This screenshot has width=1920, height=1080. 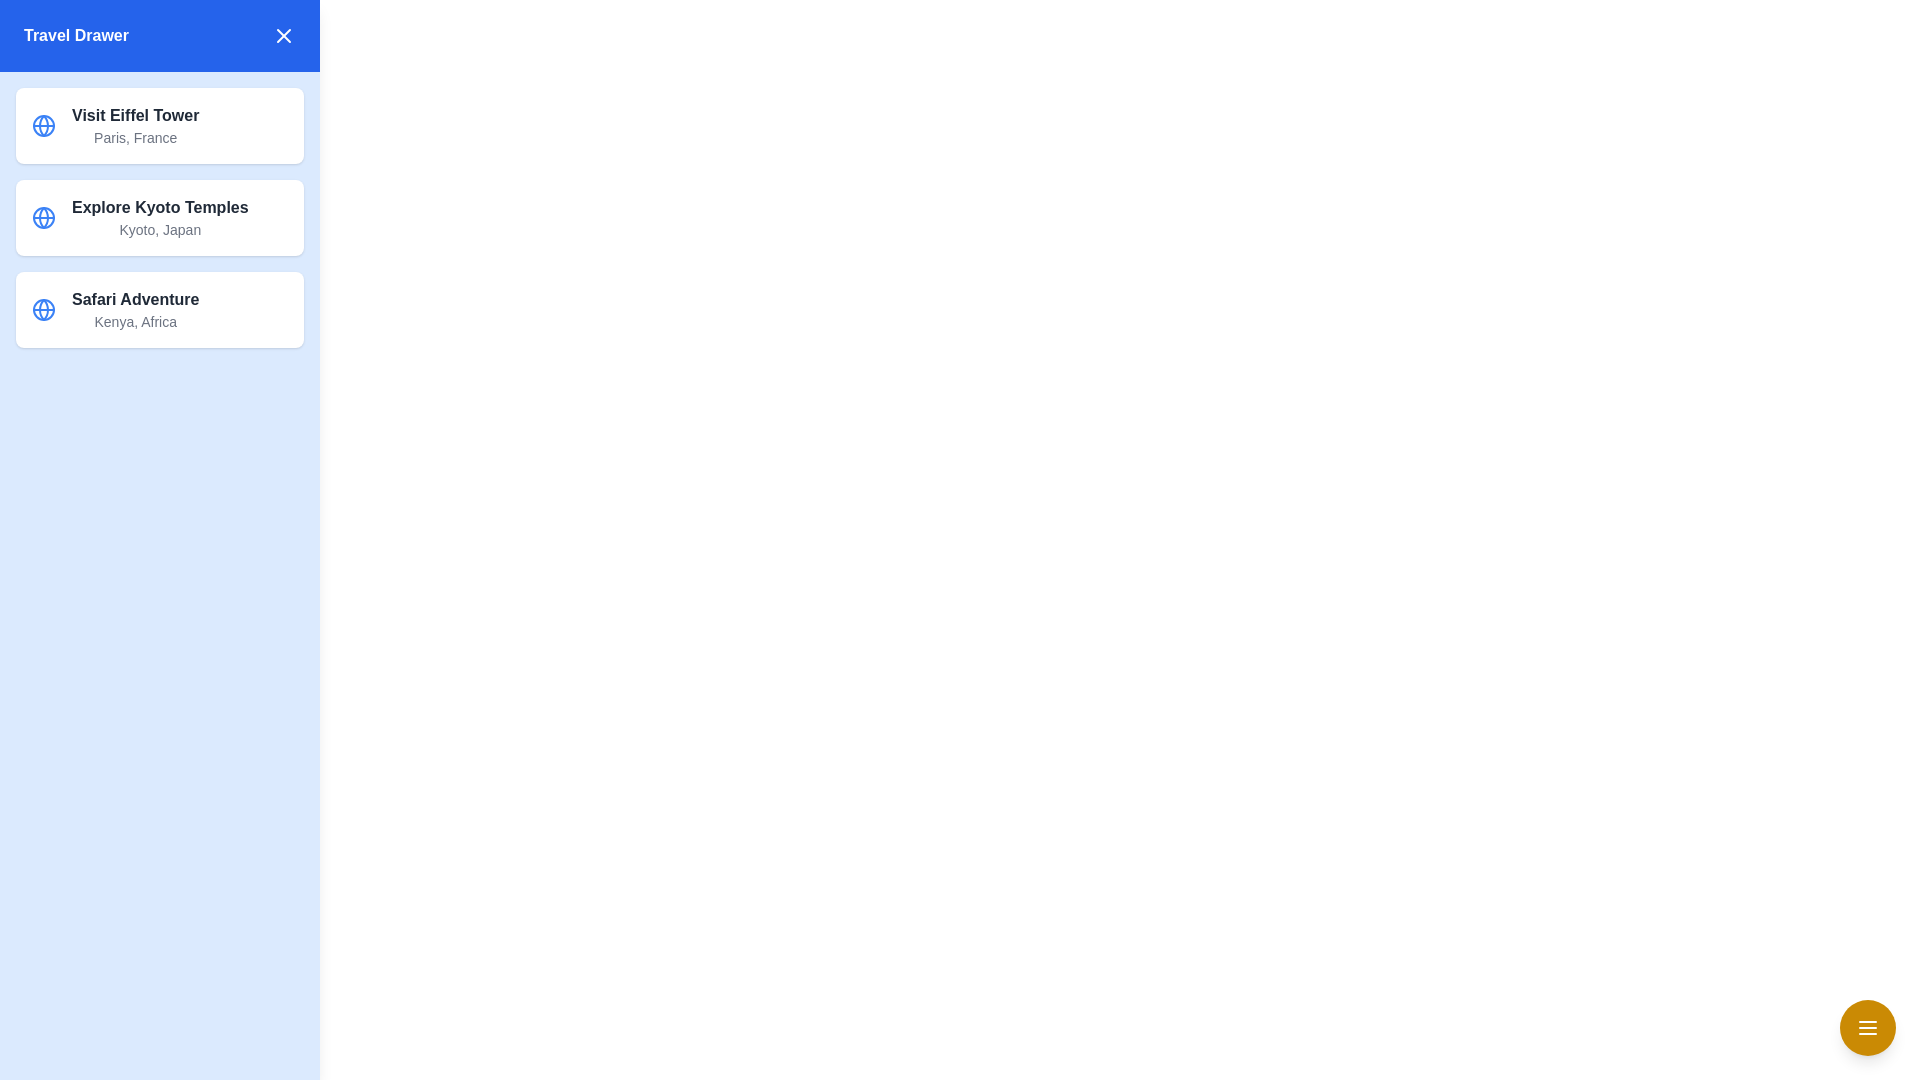 What do you see at coordinates (134, 137) in the screenshot?
I see `the text label displaying 'Paris, France', which is located below the bold text 'Visit Eiffel Tower' in the first card of the left-side panel` at bounding box center [134, 137].